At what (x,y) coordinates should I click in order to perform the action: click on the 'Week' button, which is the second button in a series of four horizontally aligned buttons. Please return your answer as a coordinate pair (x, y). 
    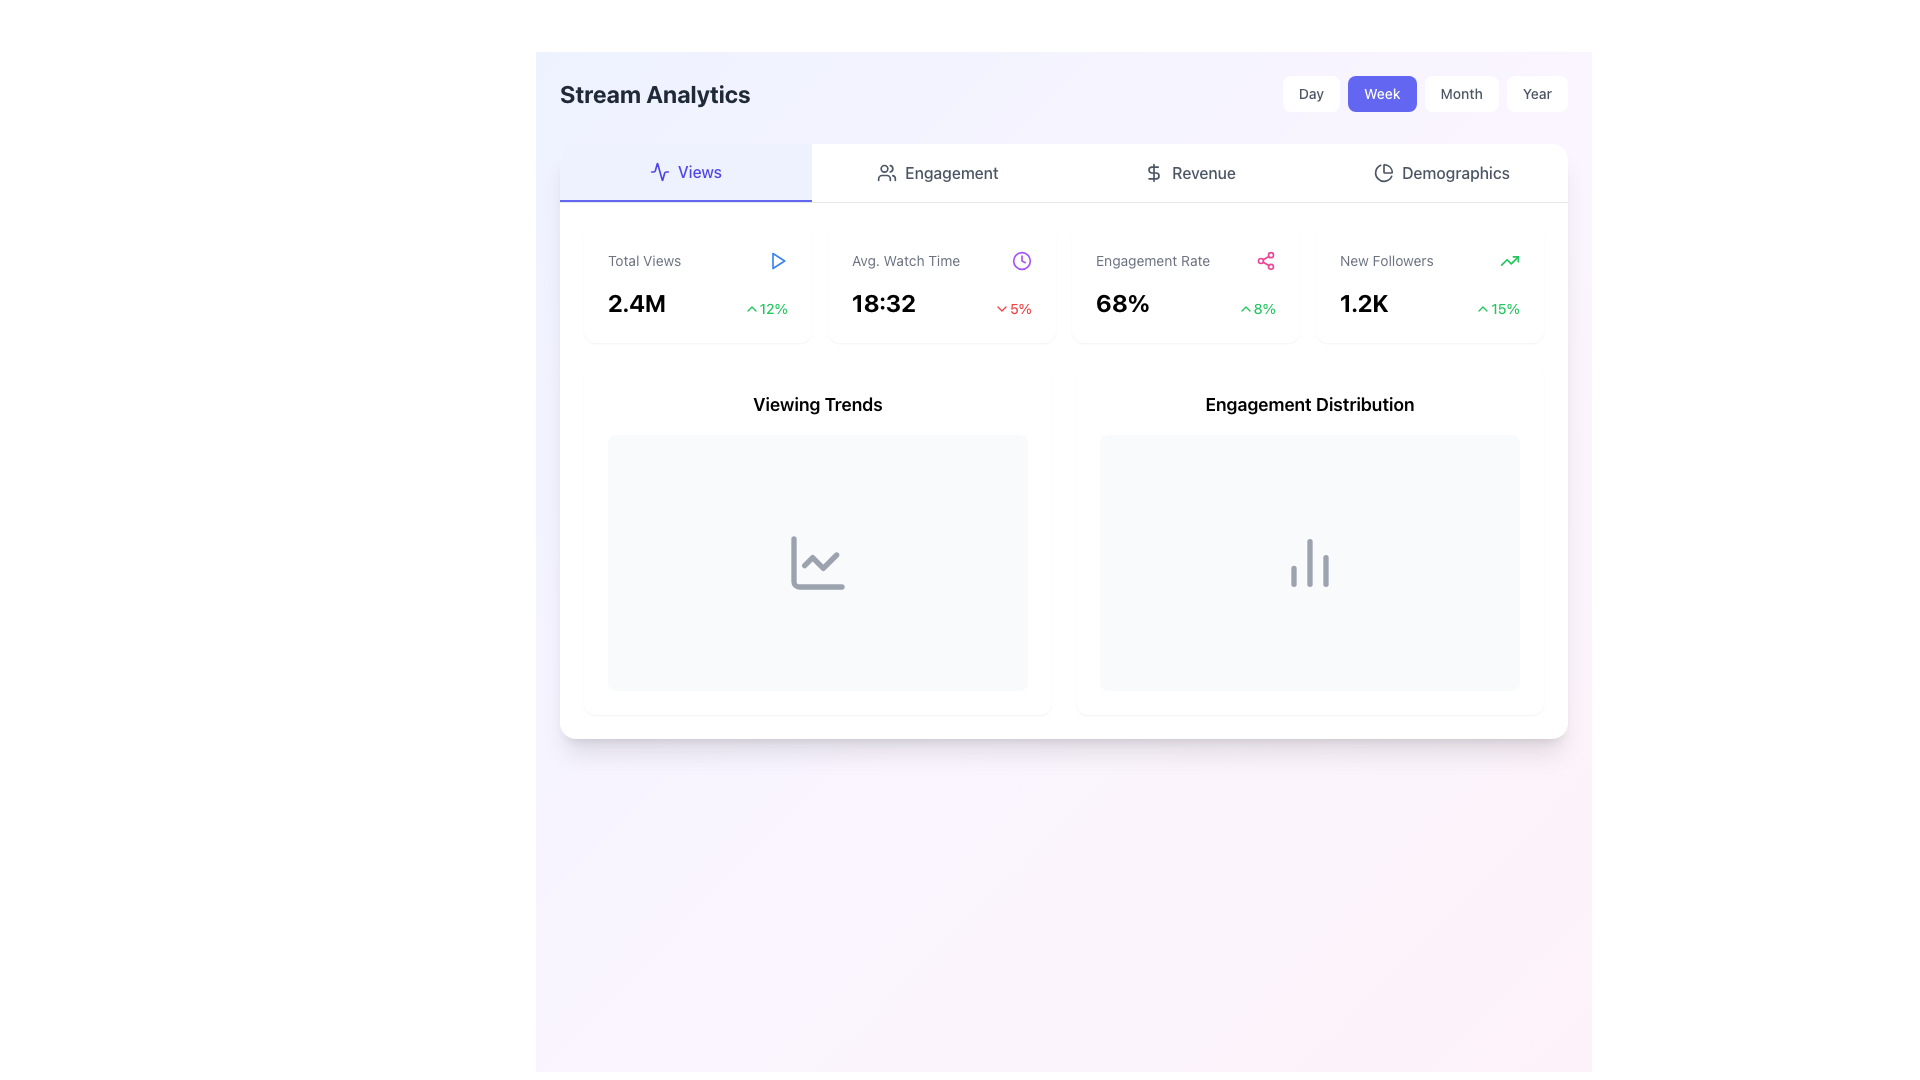
    Looking at the image, I should click on (1424, 93).